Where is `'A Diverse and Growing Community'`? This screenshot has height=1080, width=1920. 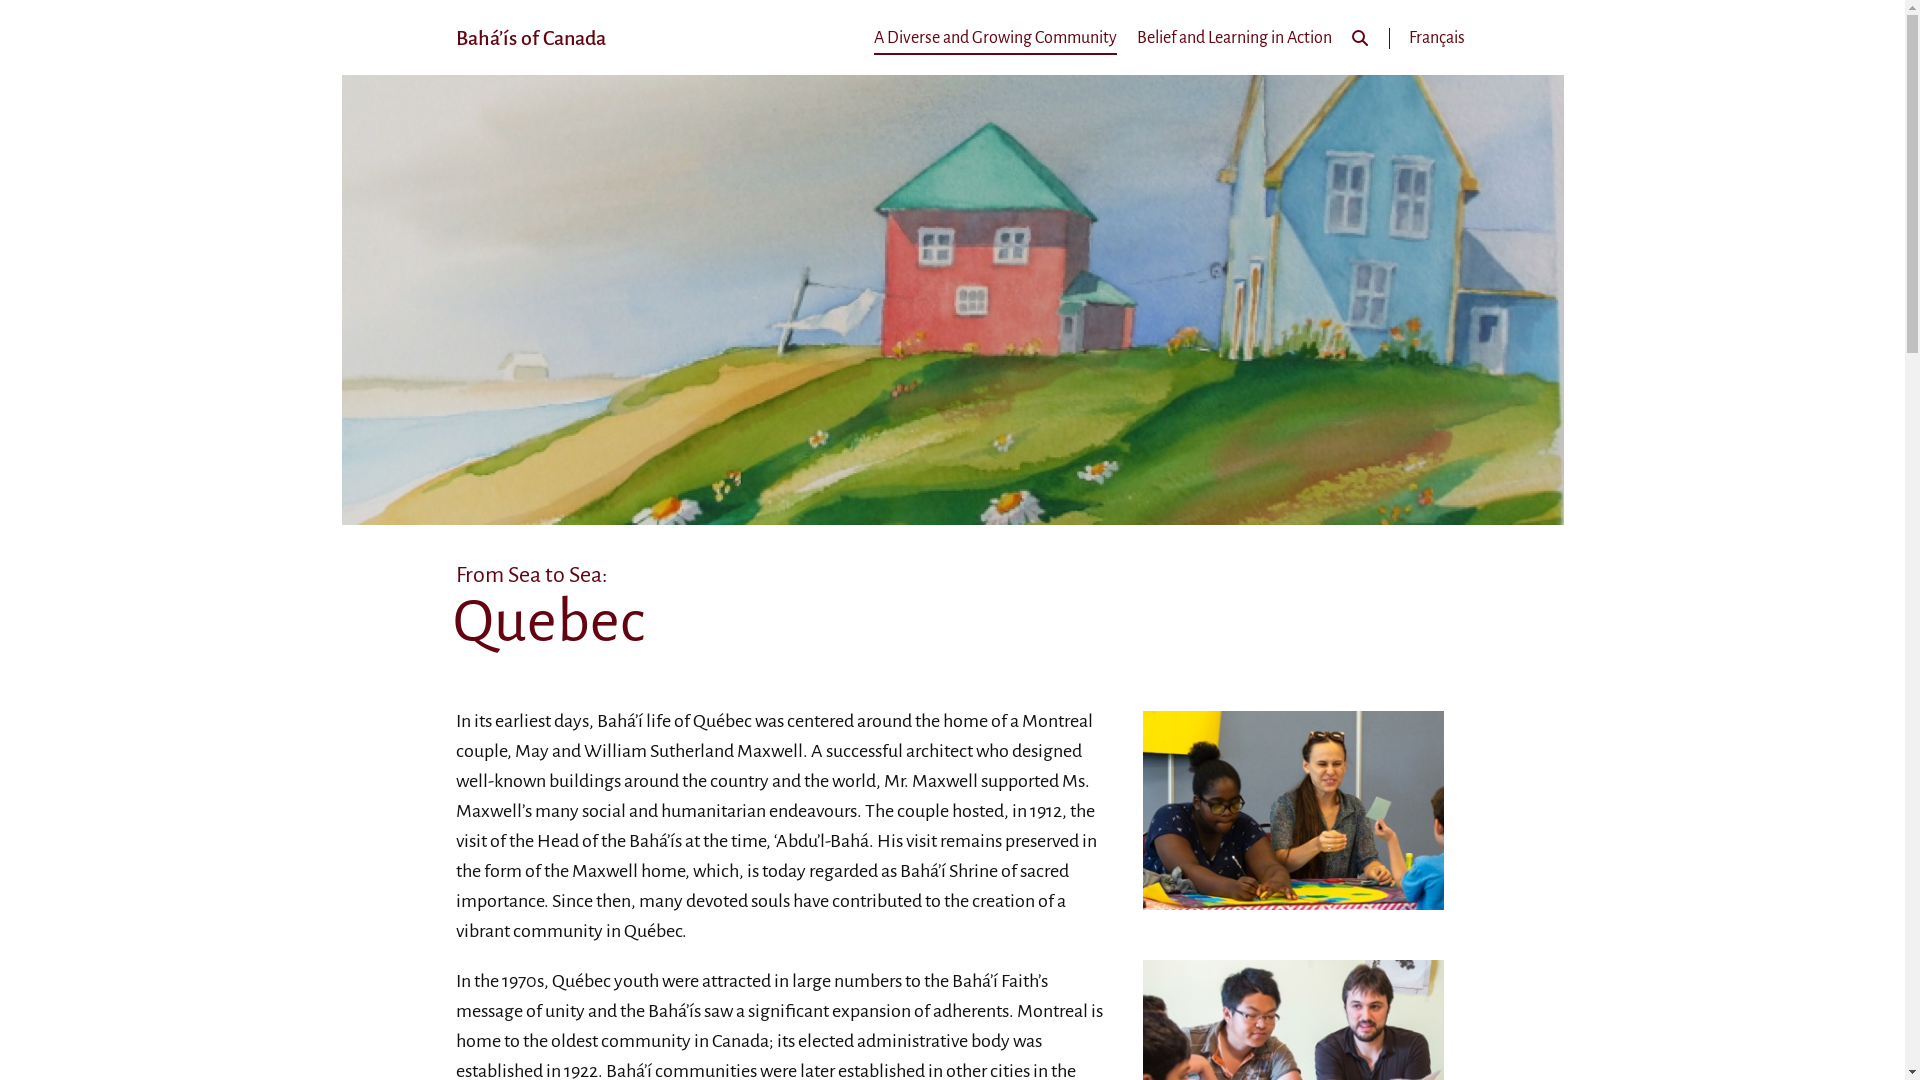 'A Diverse and Growing Community' is located at coordinates (995, 38).